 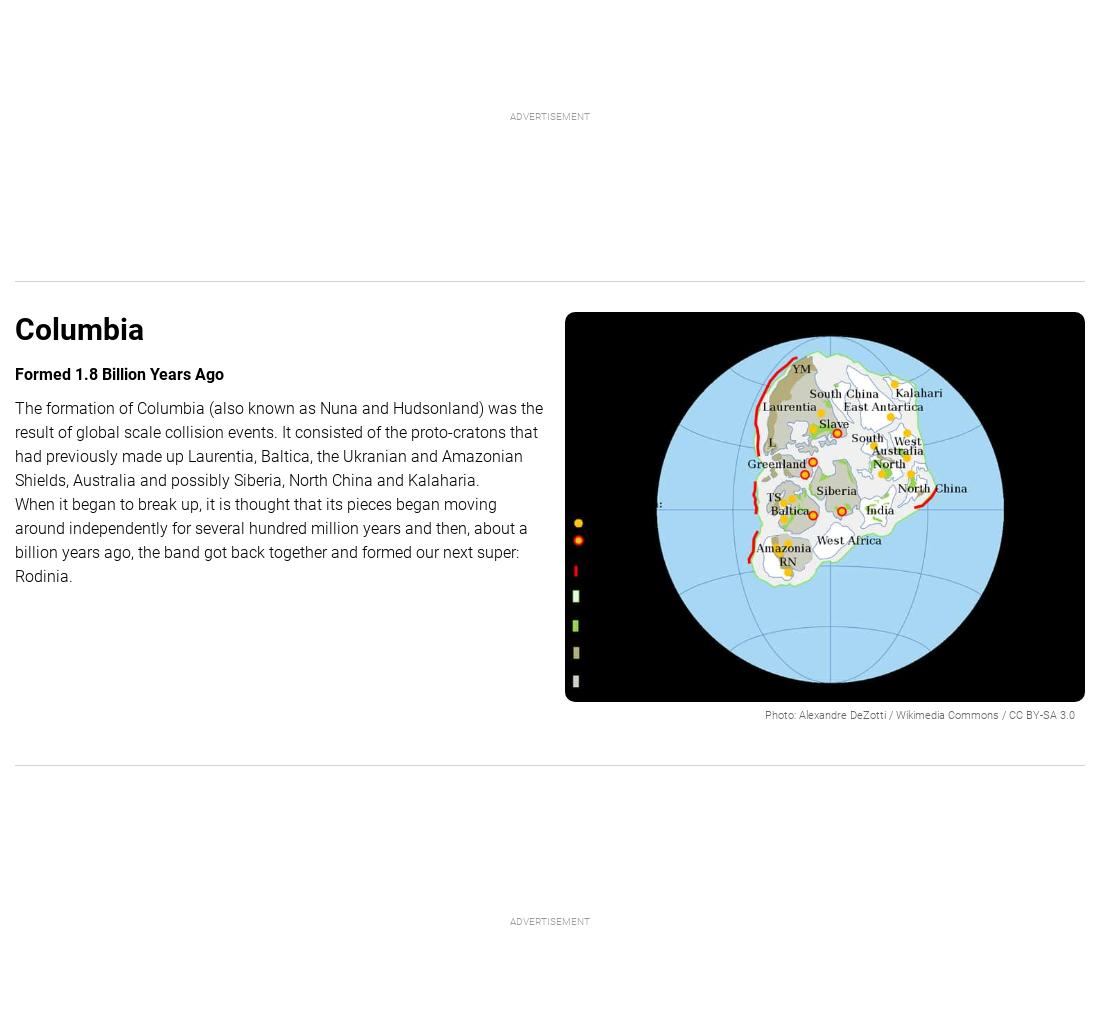 I want to click on 'CC BY-SA 3.0', so click(x=1008, y=713).